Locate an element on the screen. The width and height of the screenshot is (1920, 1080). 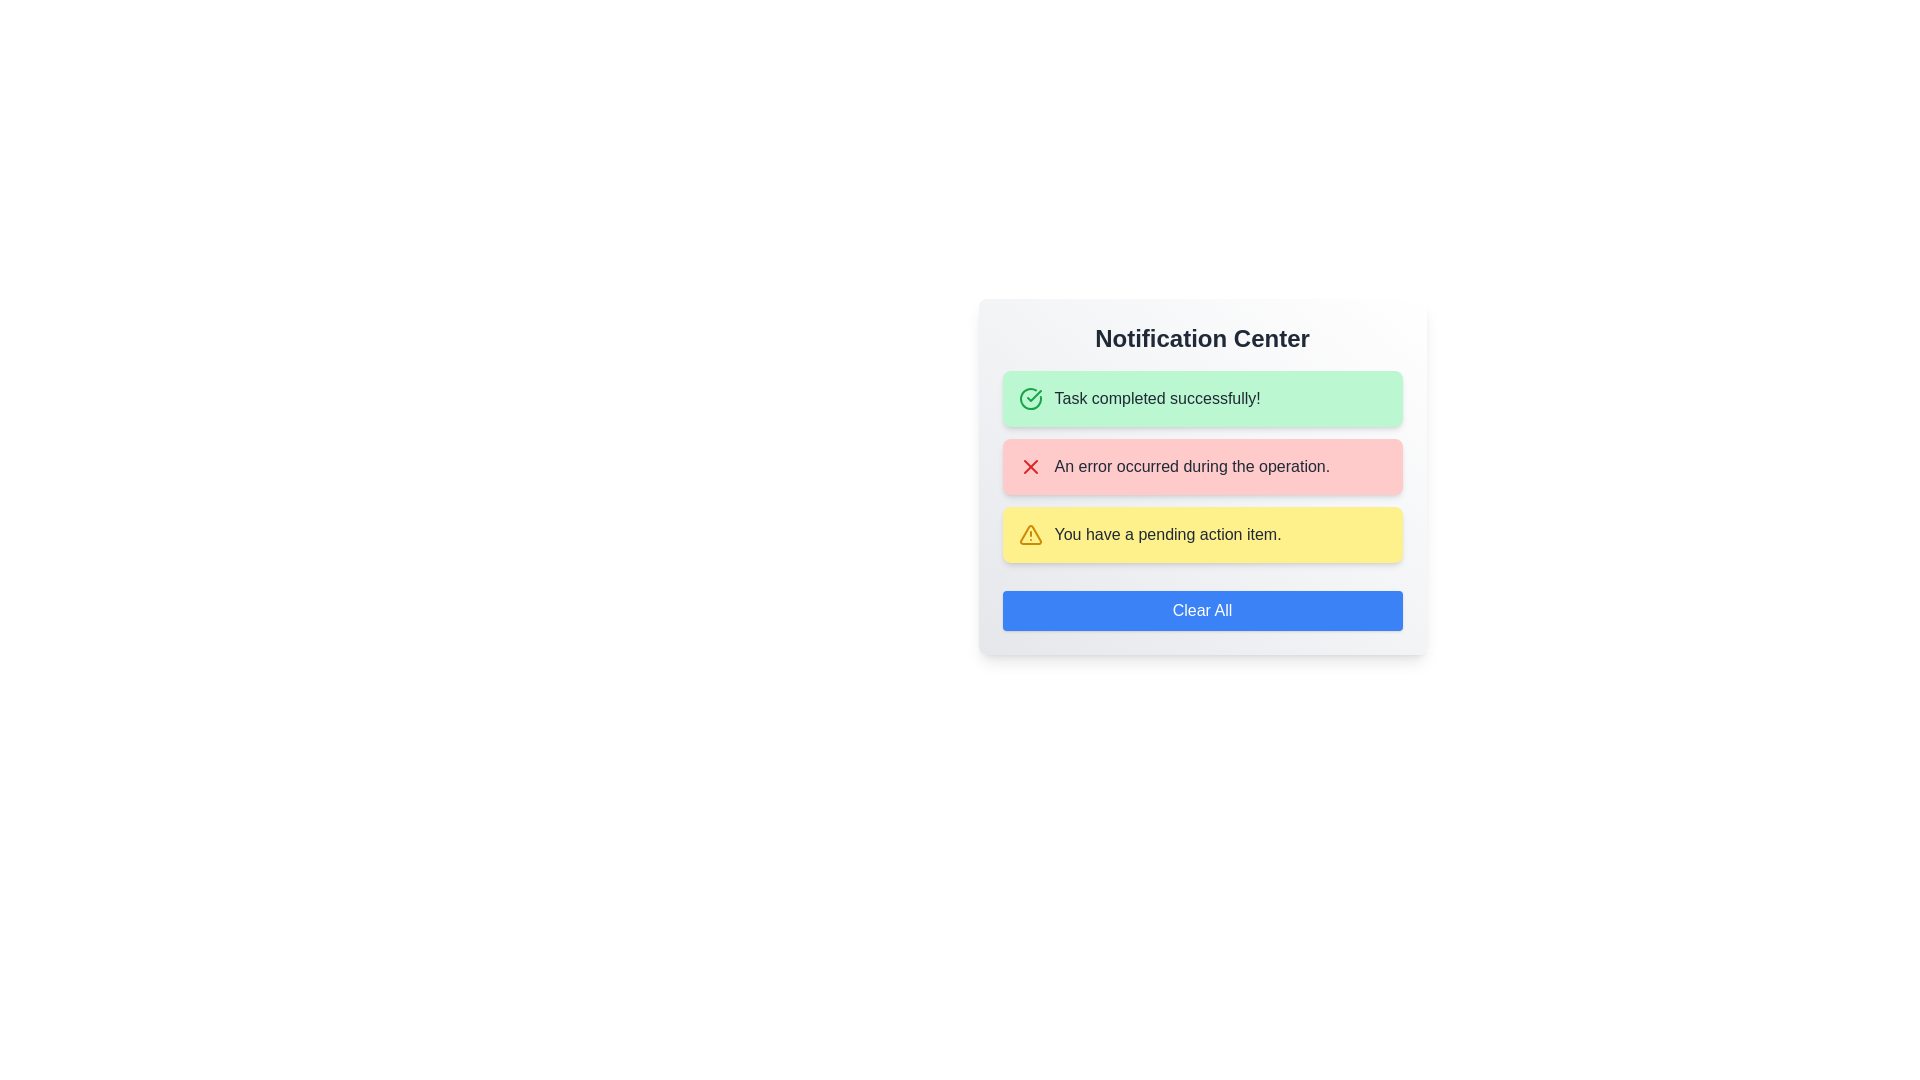
the error icon located at the left-most part of the red notification card that displays the message 'An error occurred during the operation.' is located at coordinates (1030, 466).